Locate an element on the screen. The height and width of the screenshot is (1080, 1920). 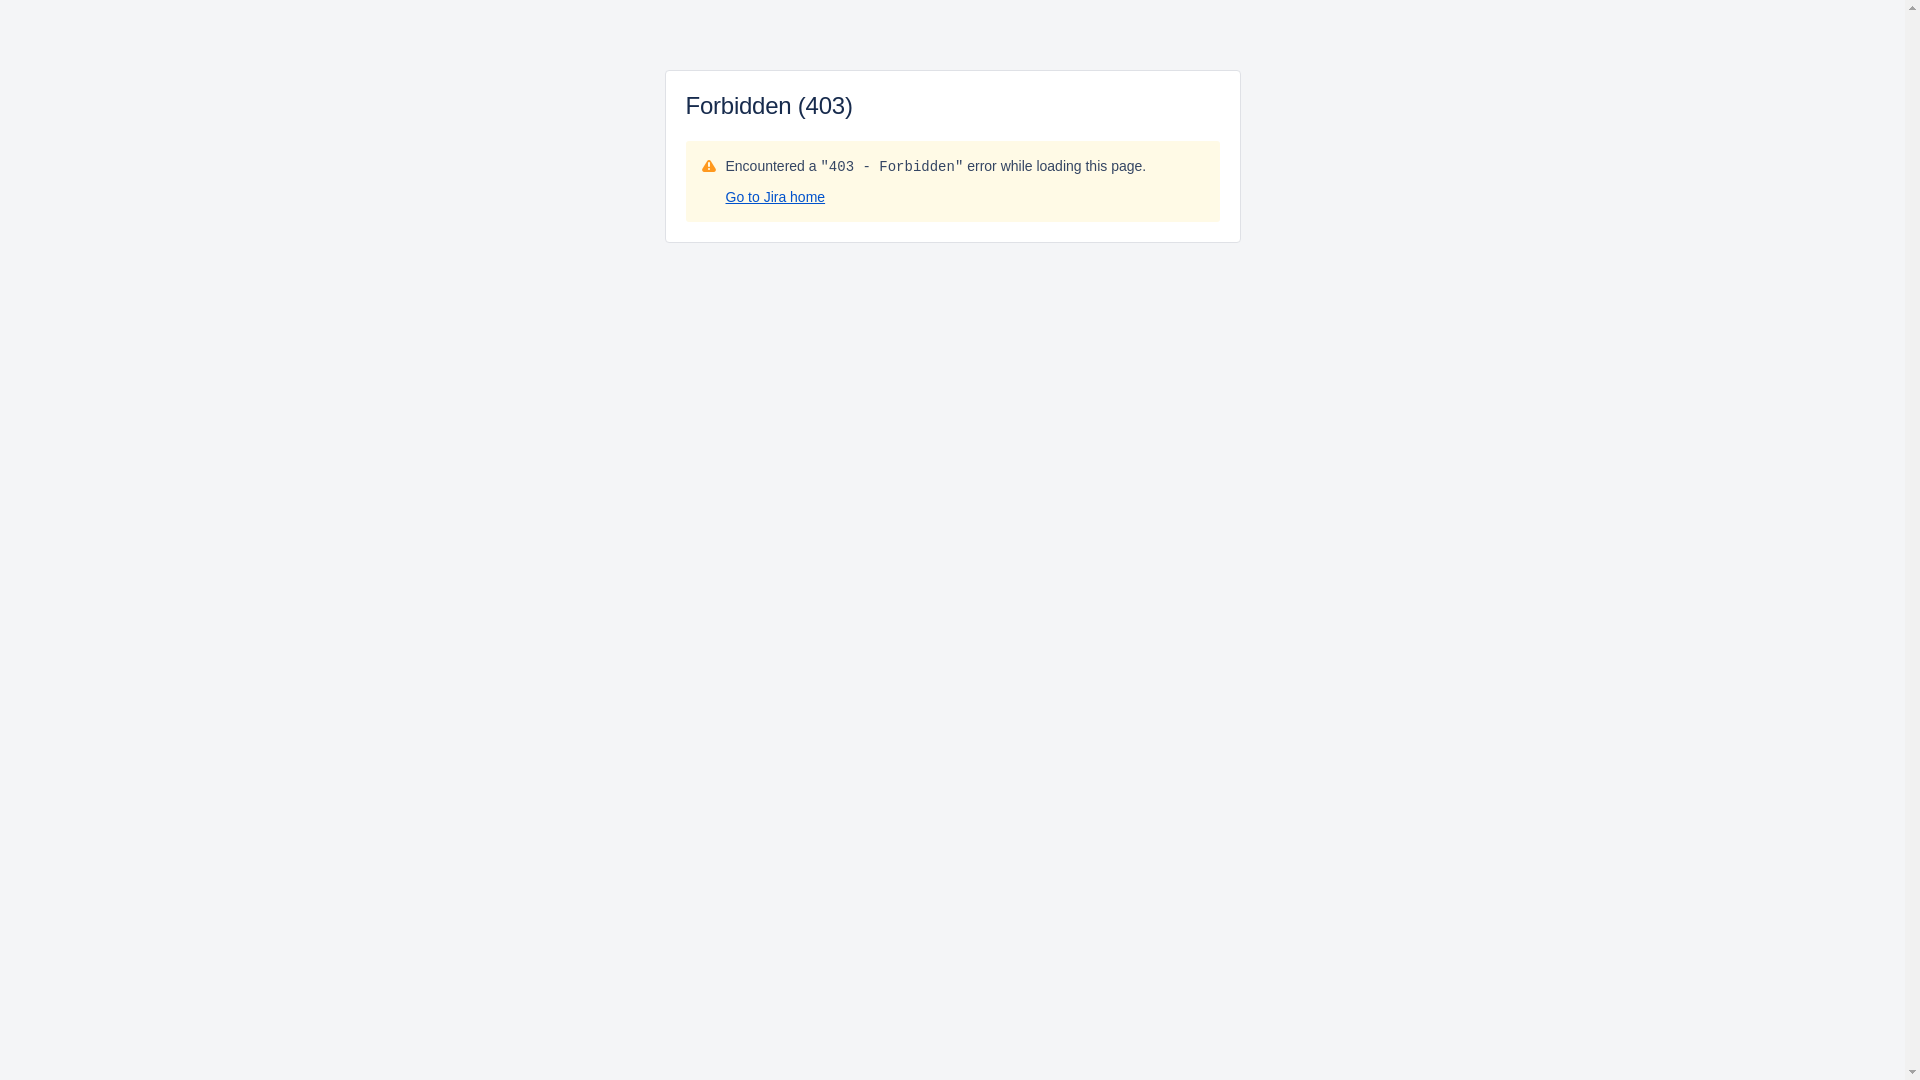
'Go to Jira home' is located at coordinates (775, 196).